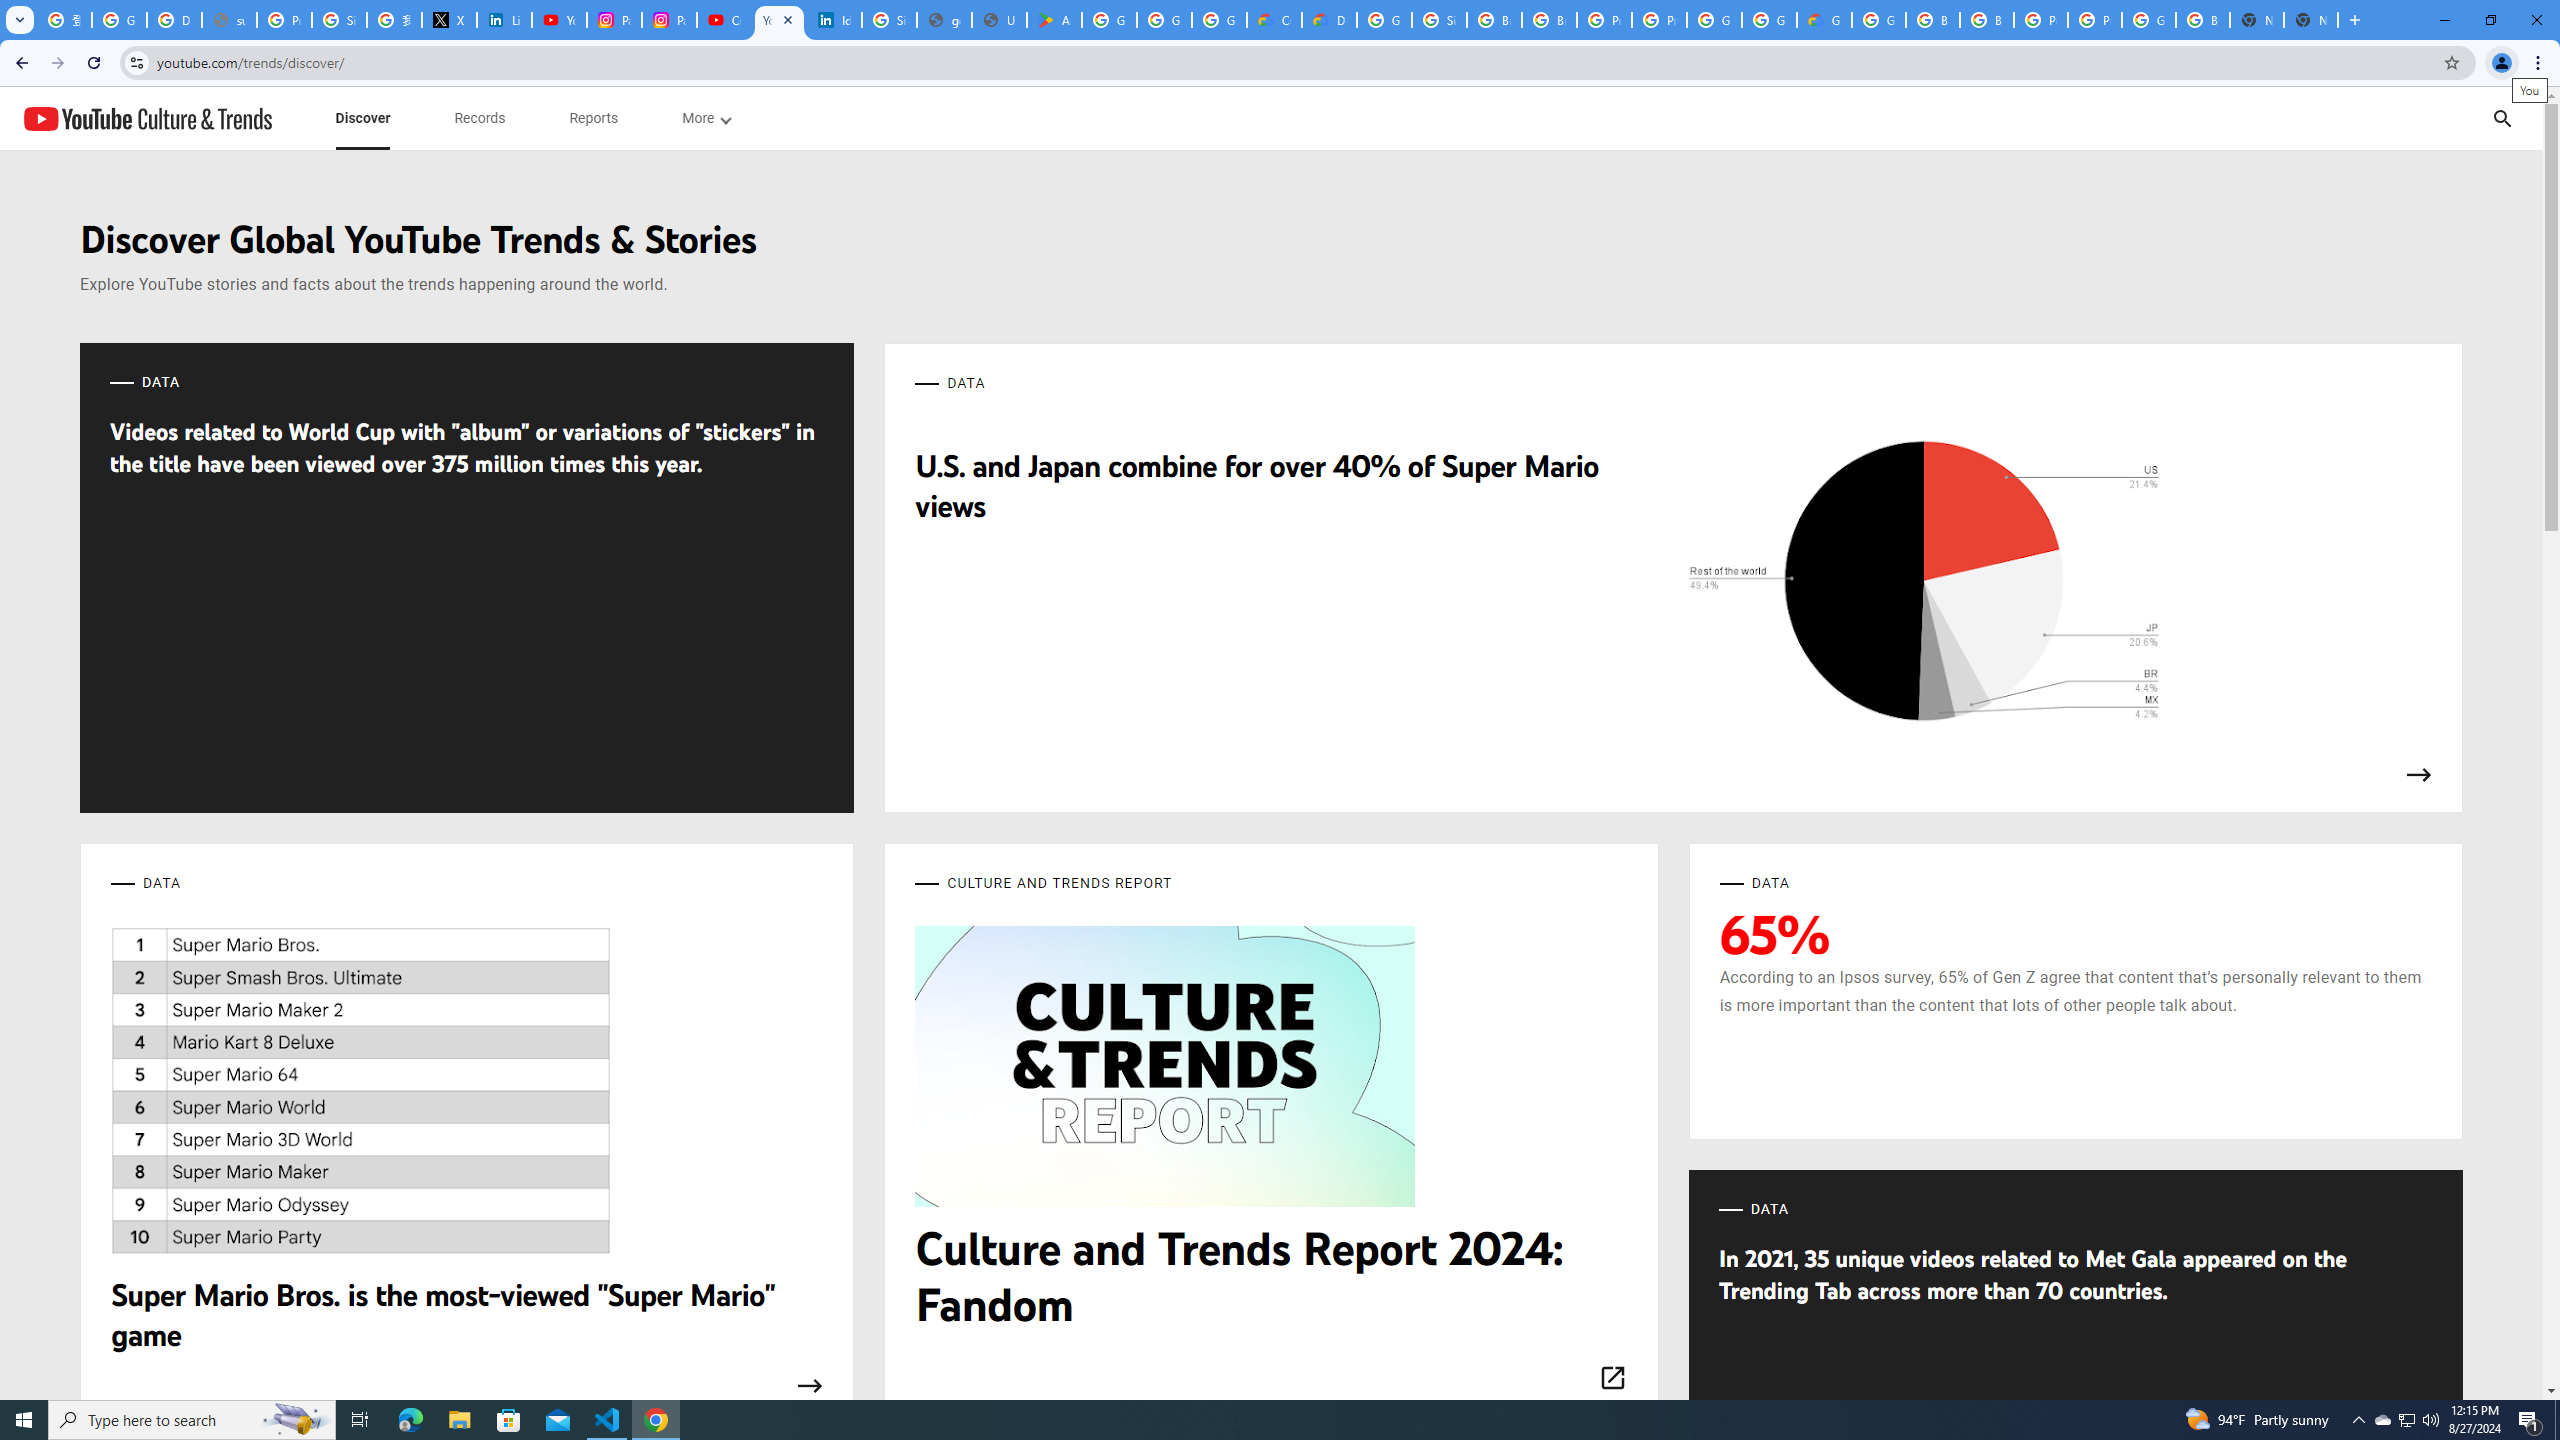 The width and height of the screenshot is (2560, 1440). I want to click on 'subnav-Reports menupopup', so click(592, 118).